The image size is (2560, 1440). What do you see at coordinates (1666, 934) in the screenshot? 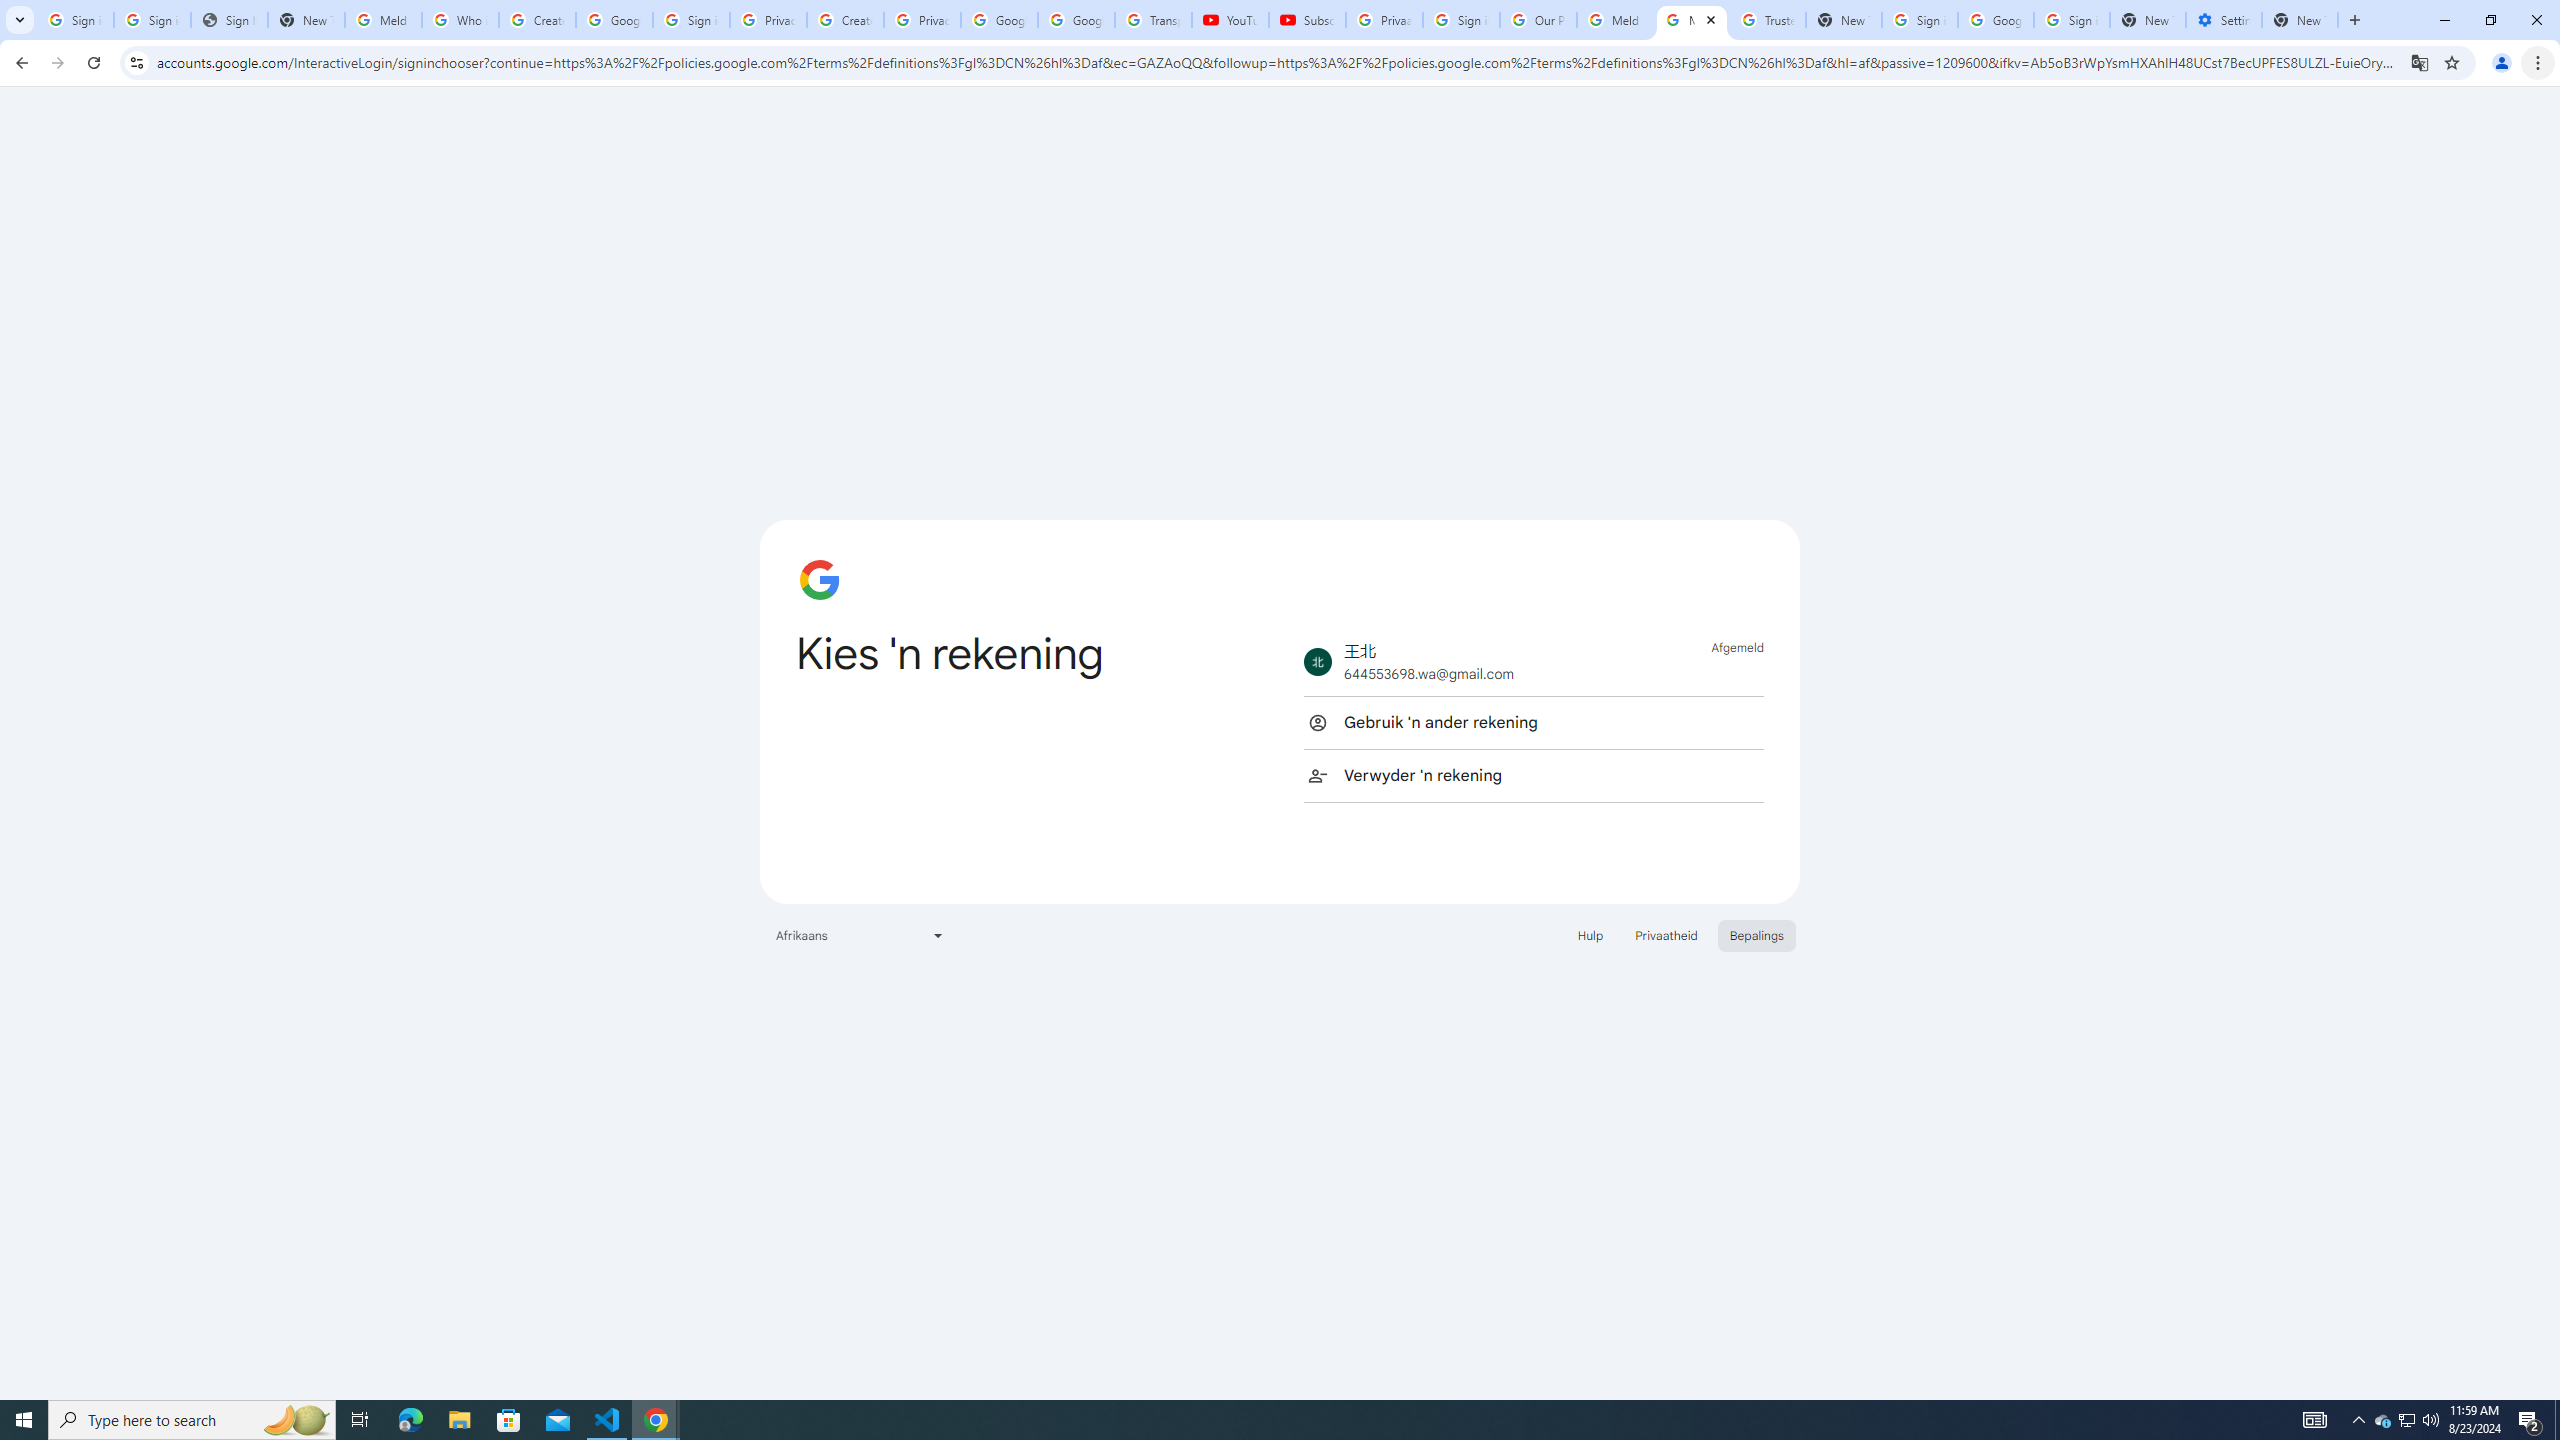
I see `'Privaatheid'` at bounding box center [1666, 934].